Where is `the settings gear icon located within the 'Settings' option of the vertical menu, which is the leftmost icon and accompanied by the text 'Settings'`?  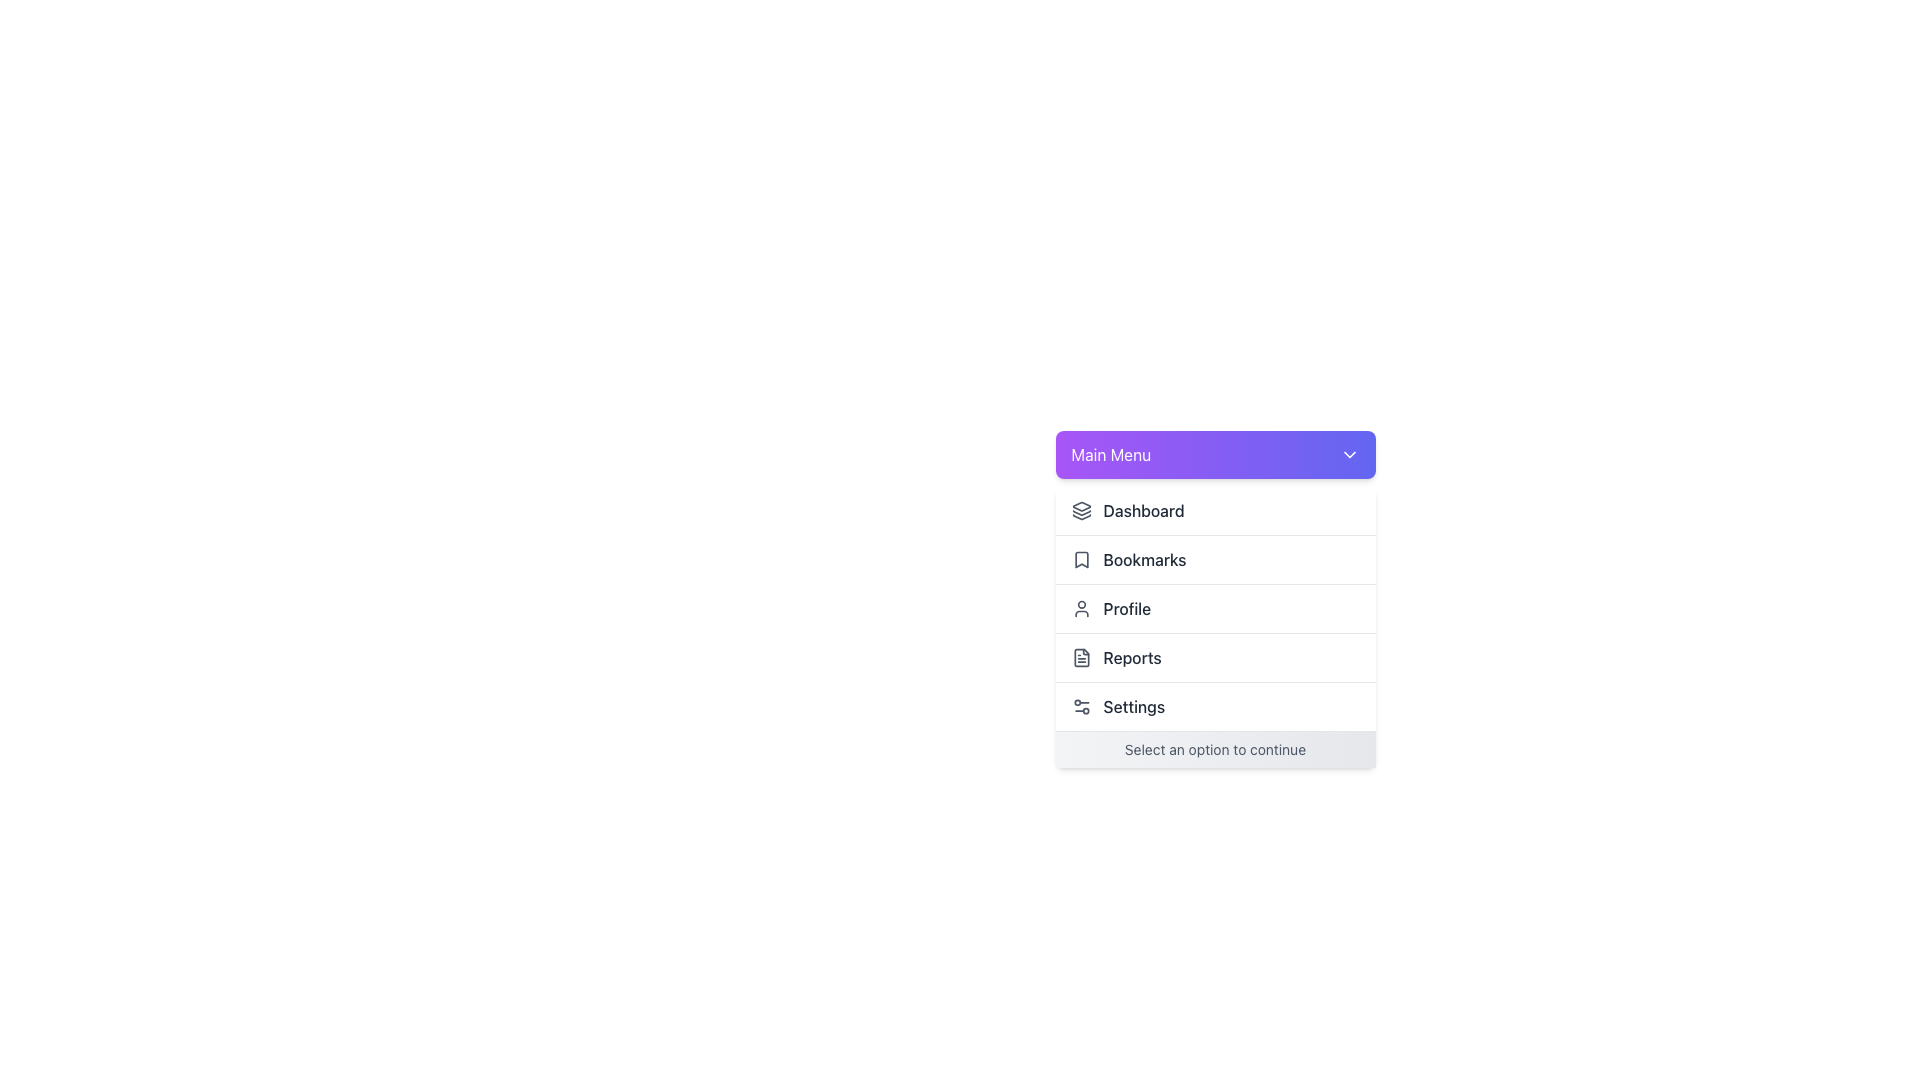 the settings gear icon located within the 'Settings' option of the vertical menu, which is the leftmost icon and accompanied by the text 'Settings' is located at coordinates (1080, 705).